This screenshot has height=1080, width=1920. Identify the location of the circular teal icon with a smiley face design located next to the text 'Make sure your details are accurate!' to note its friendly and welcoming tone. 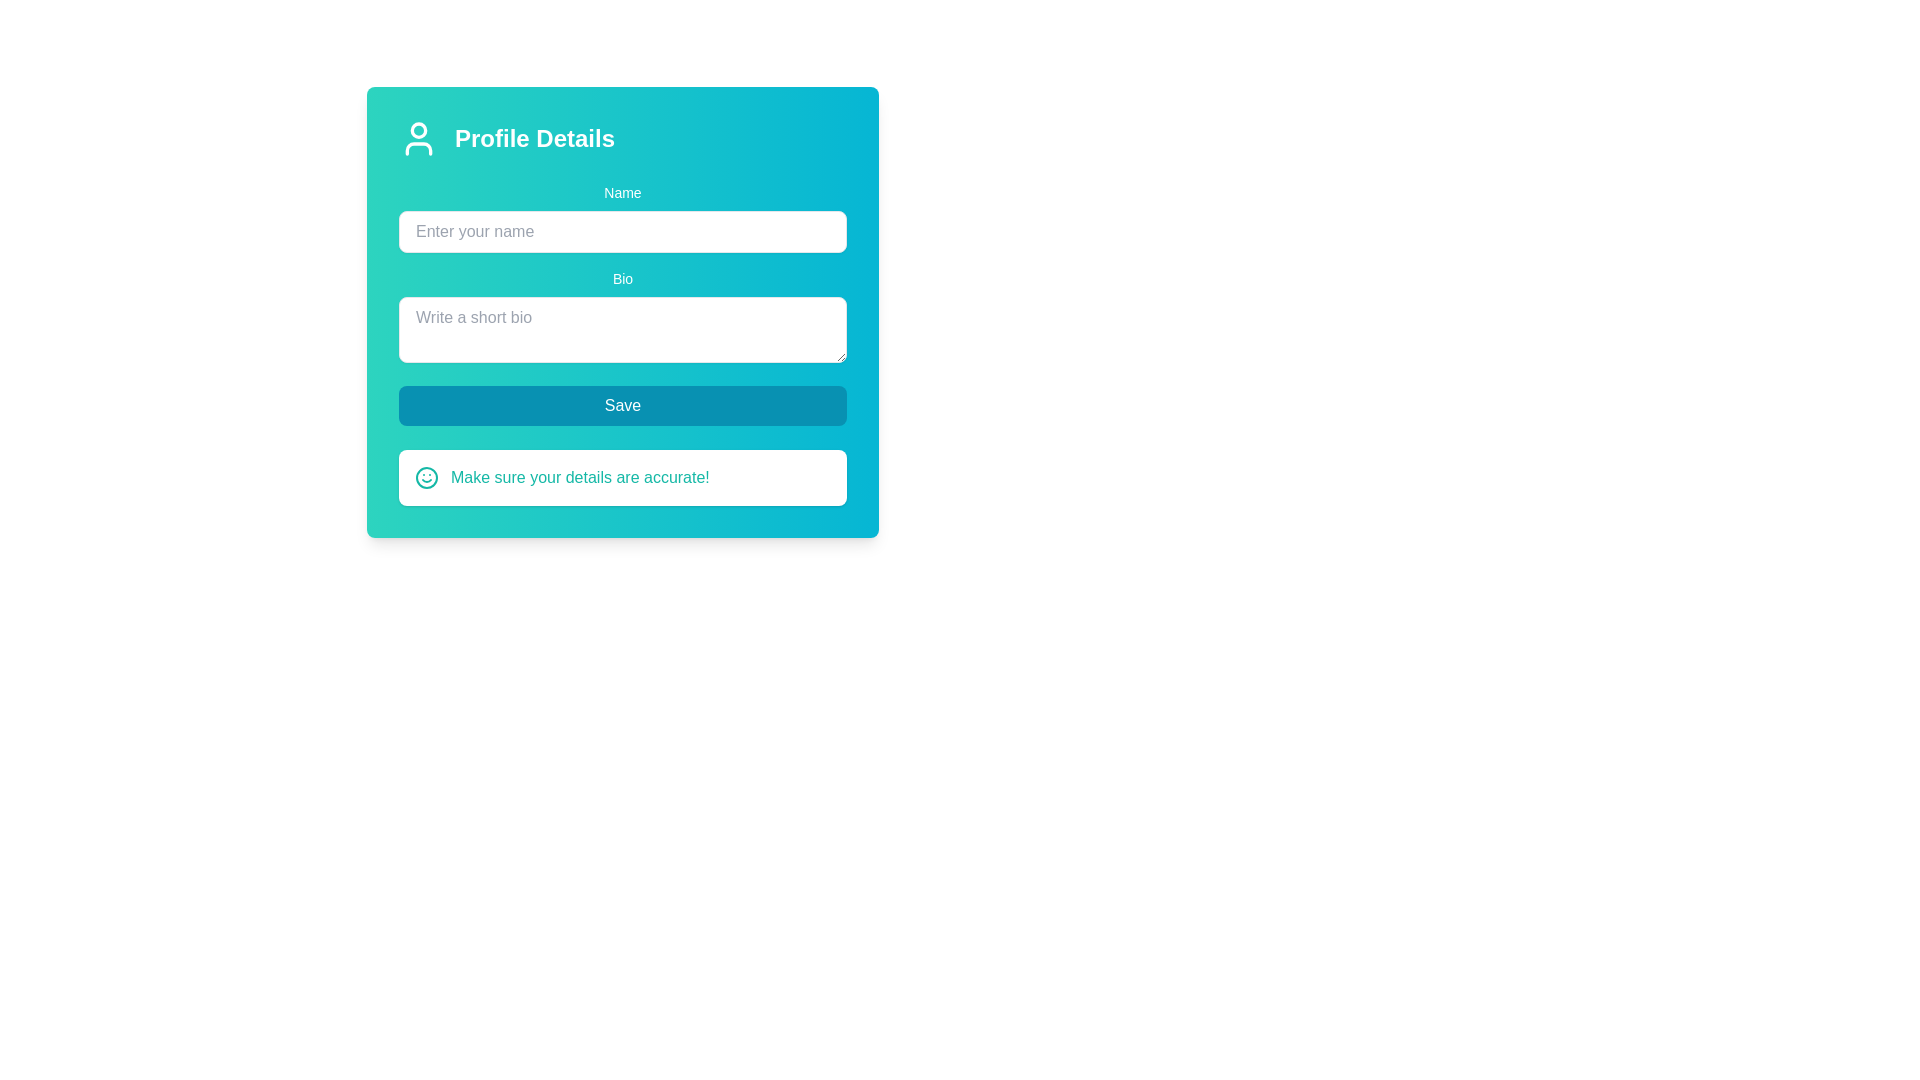
(426, 478).